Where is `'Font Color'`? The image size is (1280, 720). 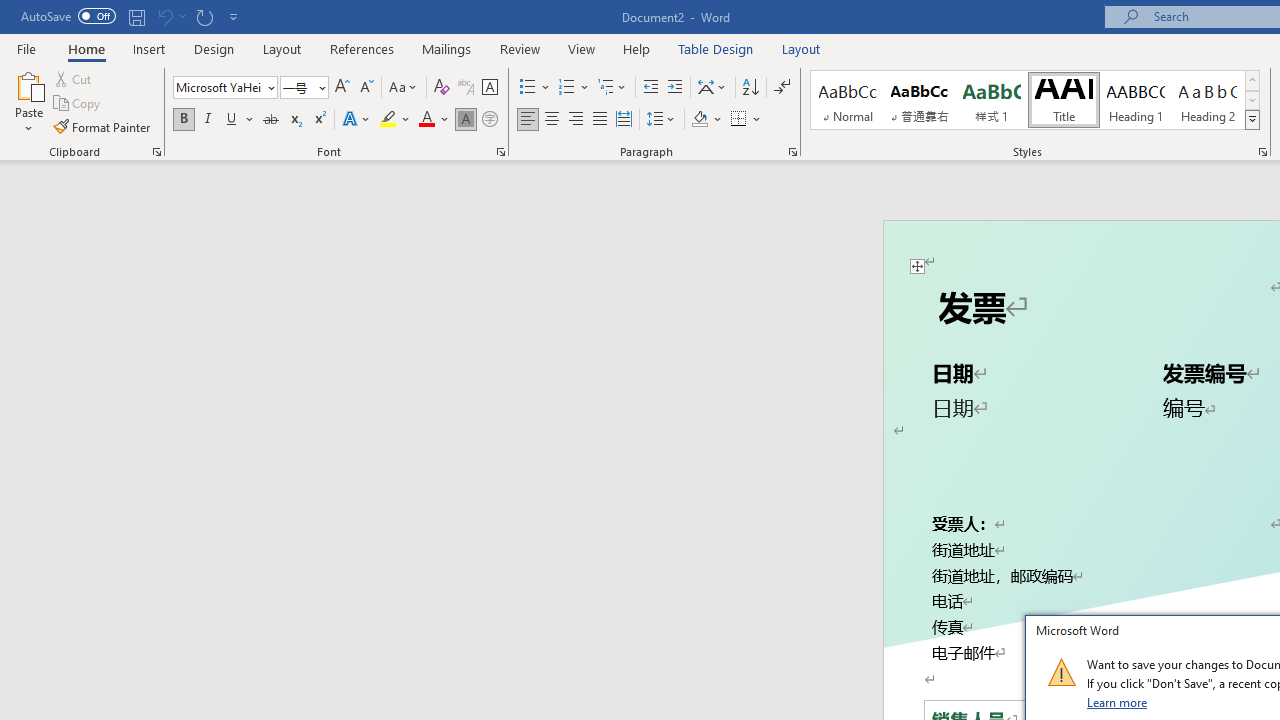
'Font Color' is located at coordinates (433, 119).